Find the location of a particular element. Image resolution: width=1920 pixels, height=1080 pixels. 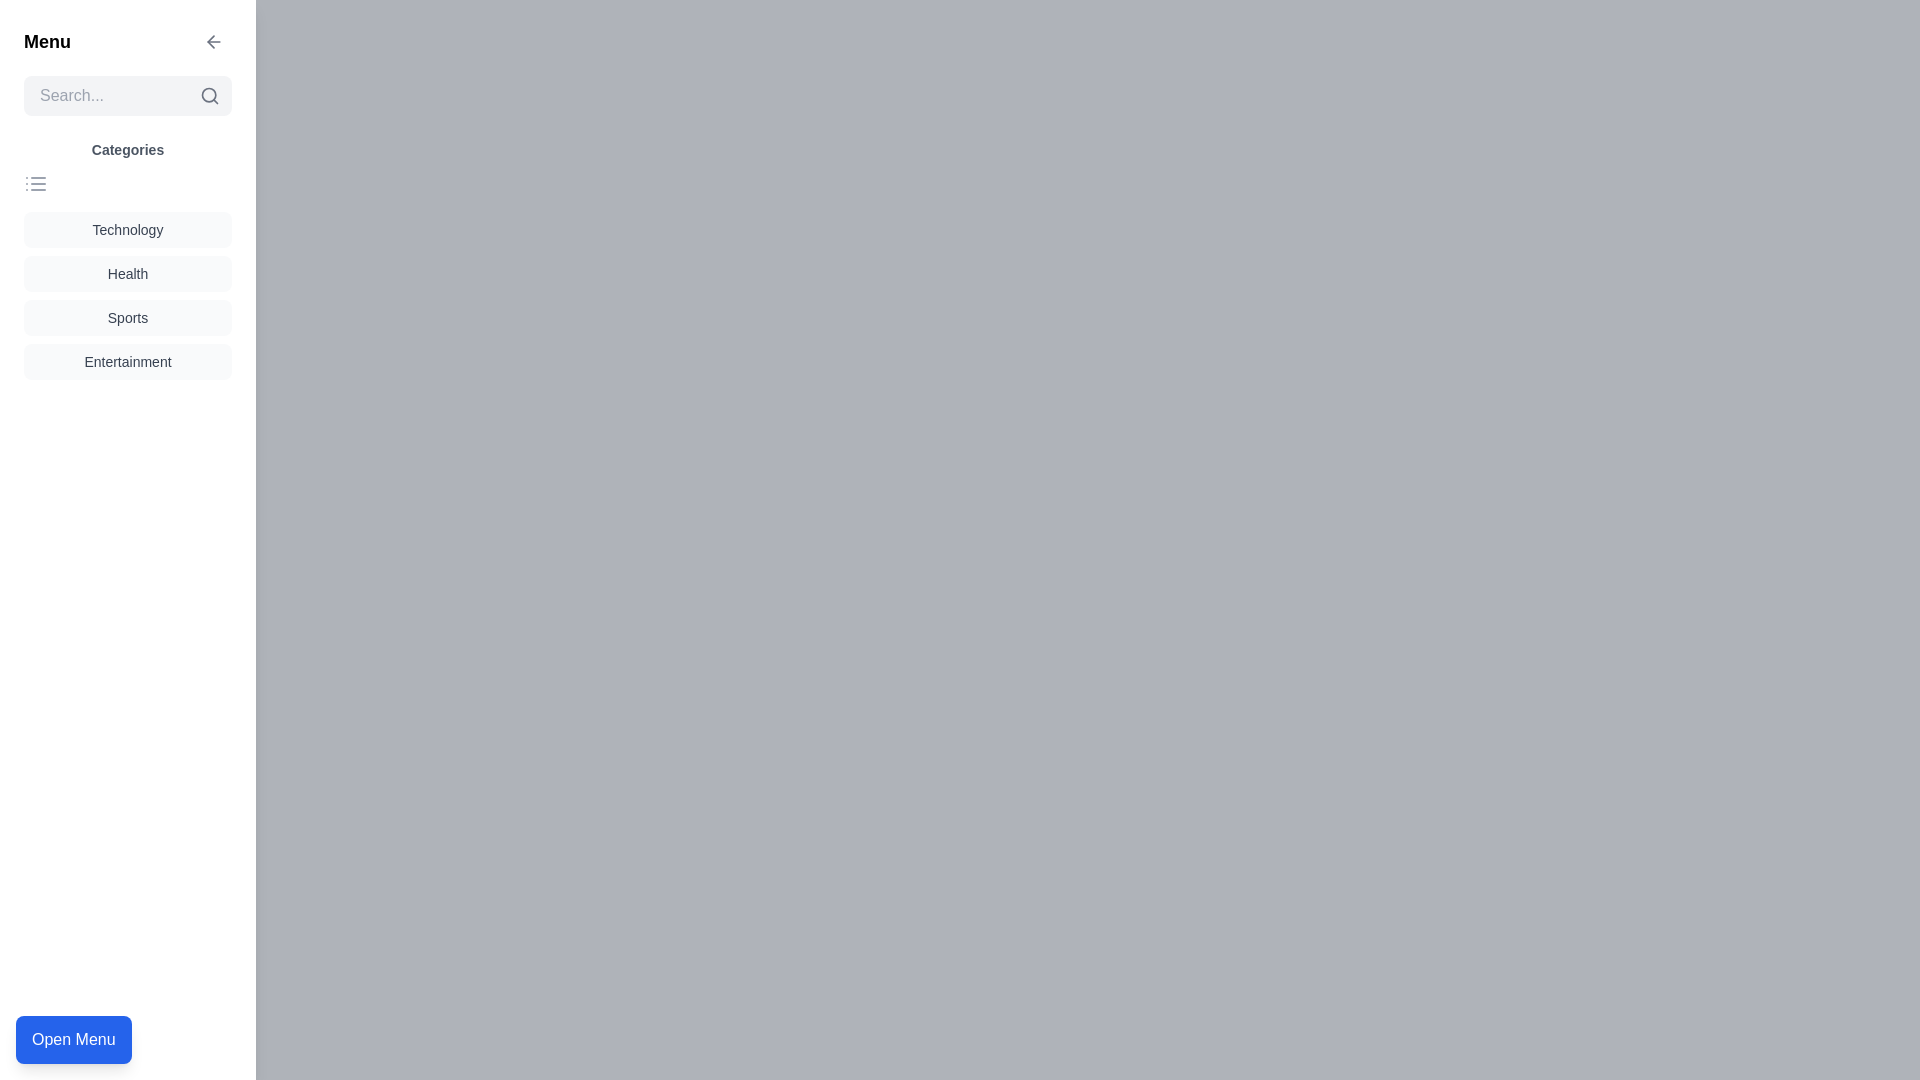

the 'Entertainment' button, which is the fourth button in the vertical list under the 'Categories' section in the left sidebar is located at coordinates (127, 362).